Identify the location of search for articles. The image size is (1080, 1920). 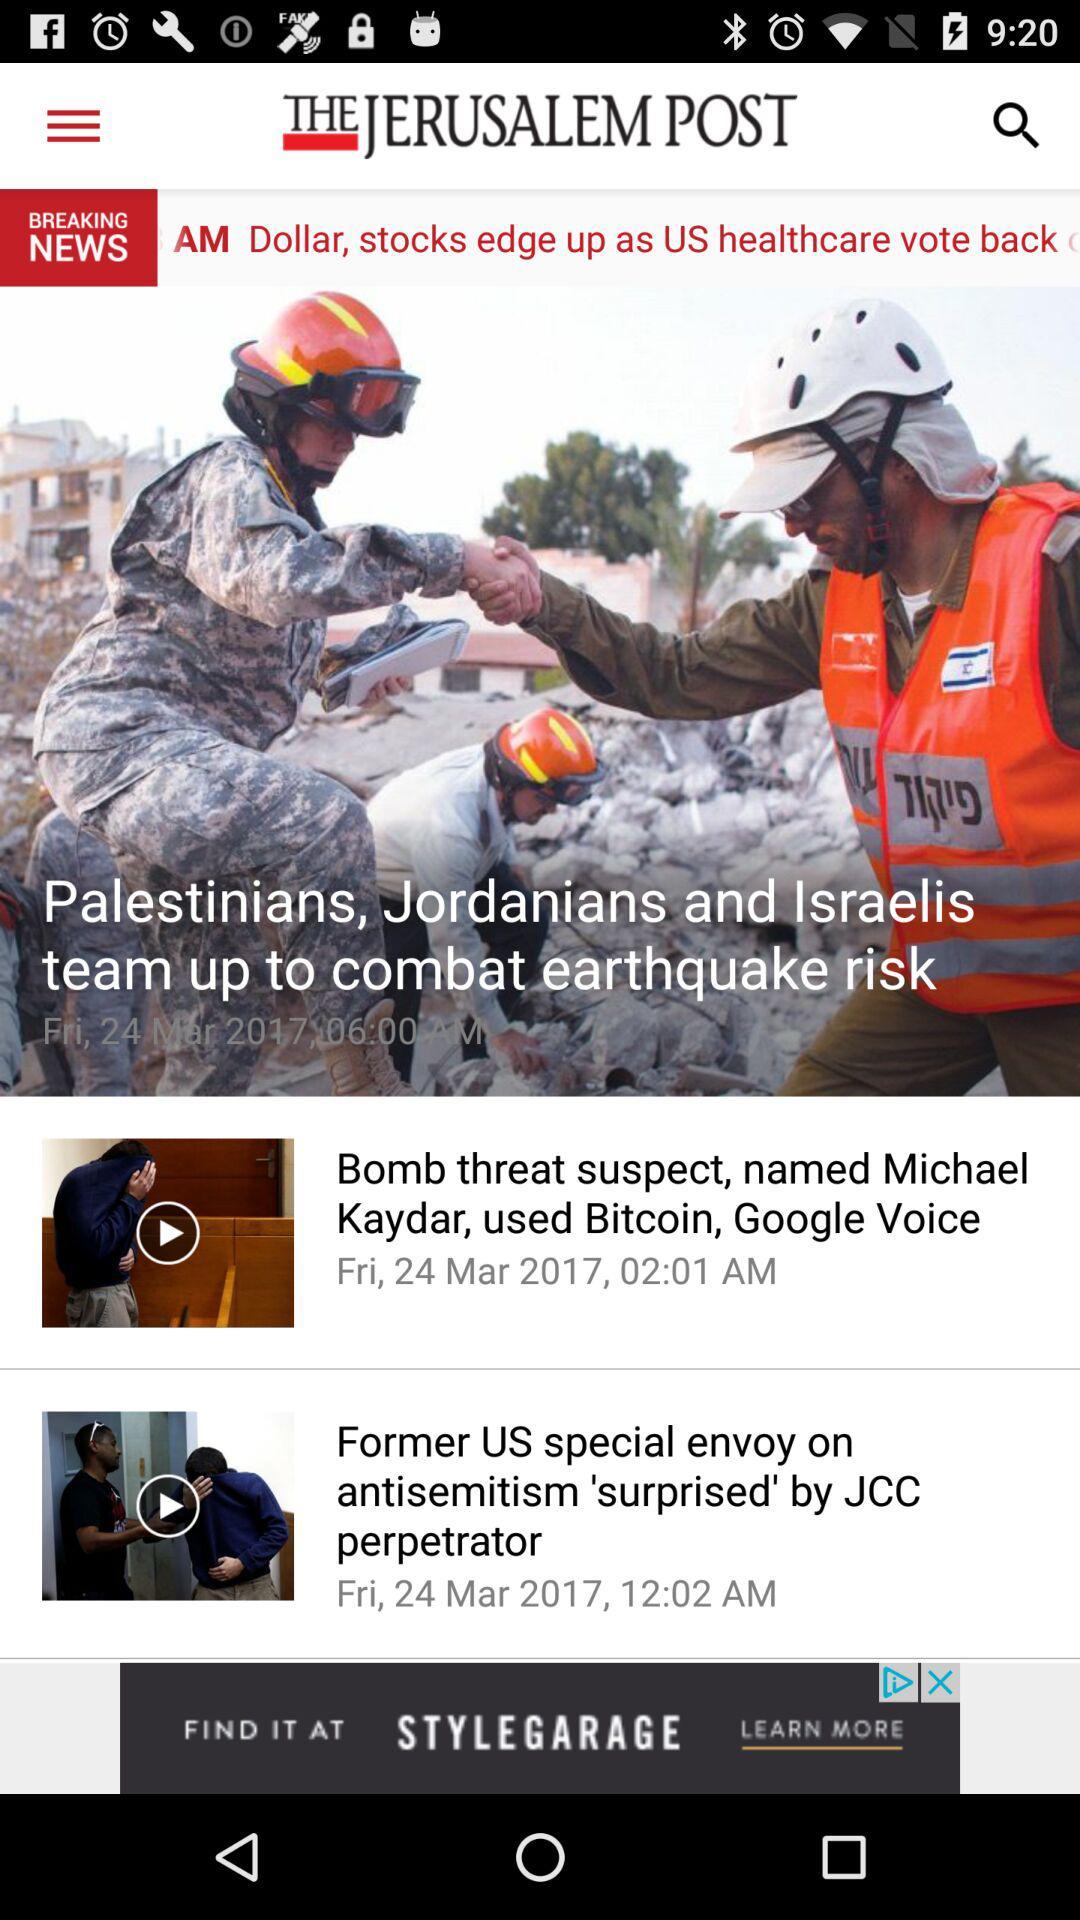
(1017, 124).